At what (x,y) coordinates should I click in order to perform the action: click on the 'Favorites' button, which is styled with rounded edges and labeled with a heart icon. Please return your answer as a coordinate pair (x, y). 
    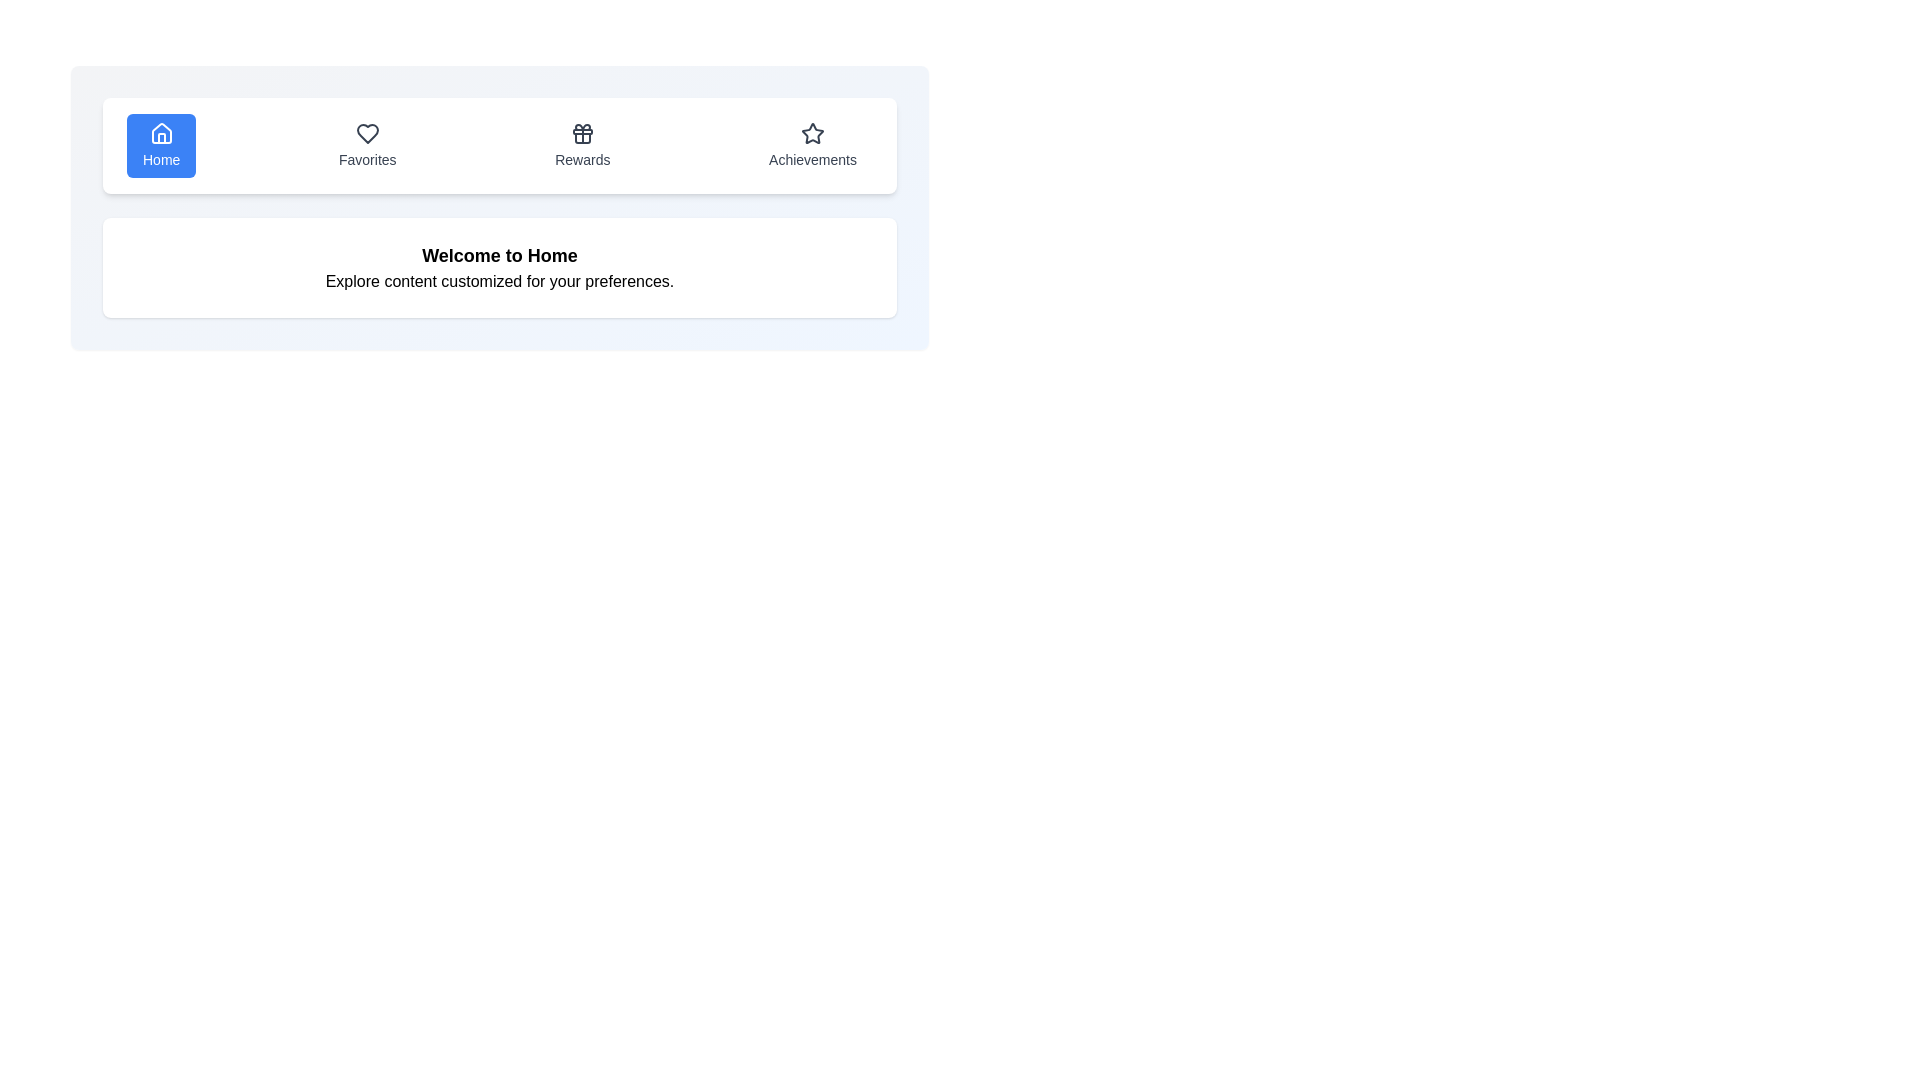
    Looking at the image, I should click on (367, 145).